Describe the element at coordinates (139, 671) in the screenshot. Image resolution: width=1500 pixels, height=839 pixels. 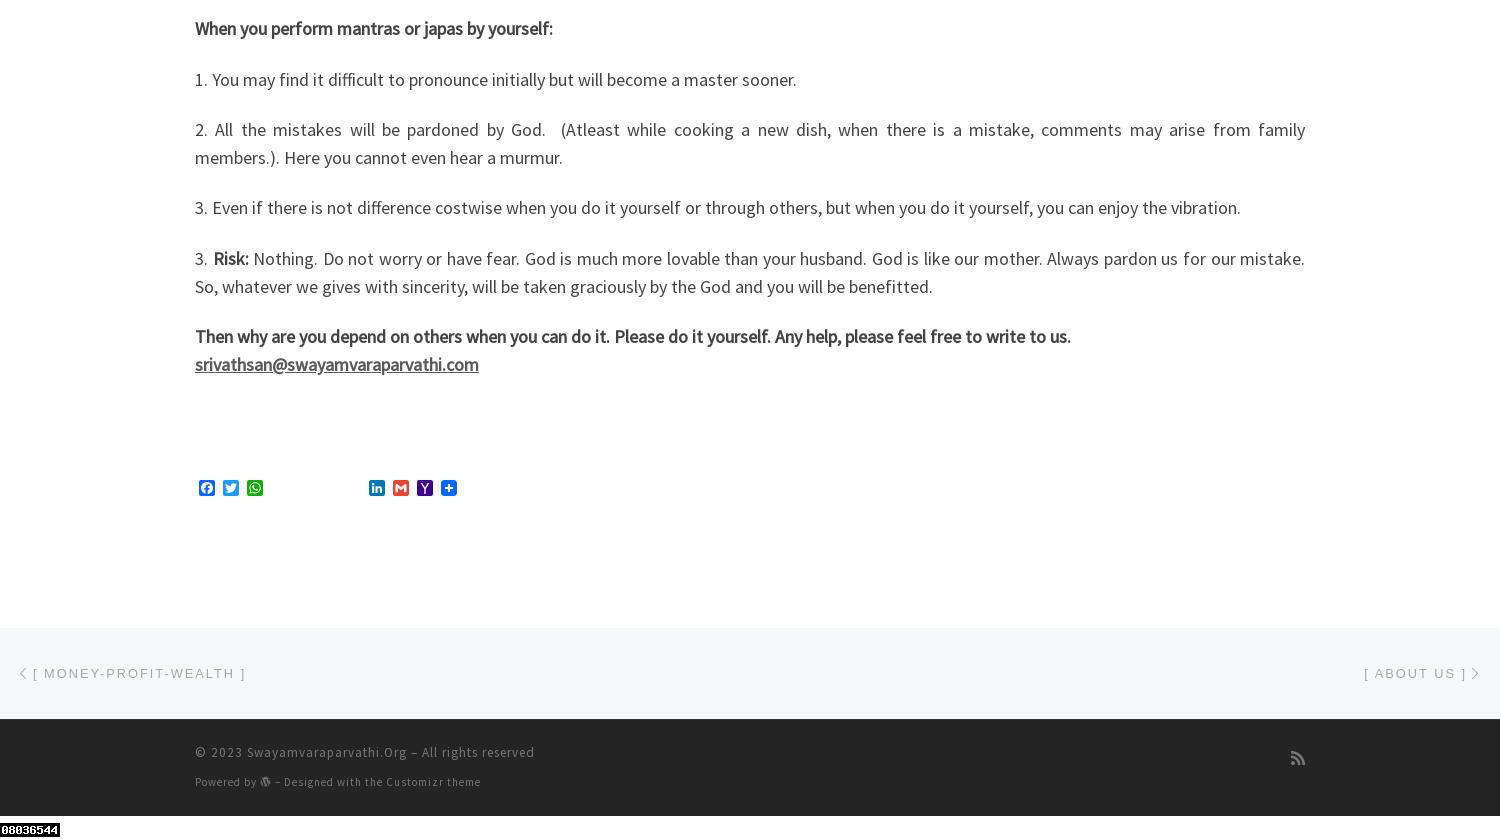
I see `'[ MONEY-PROFIT-WEALTH ]'` at that location.